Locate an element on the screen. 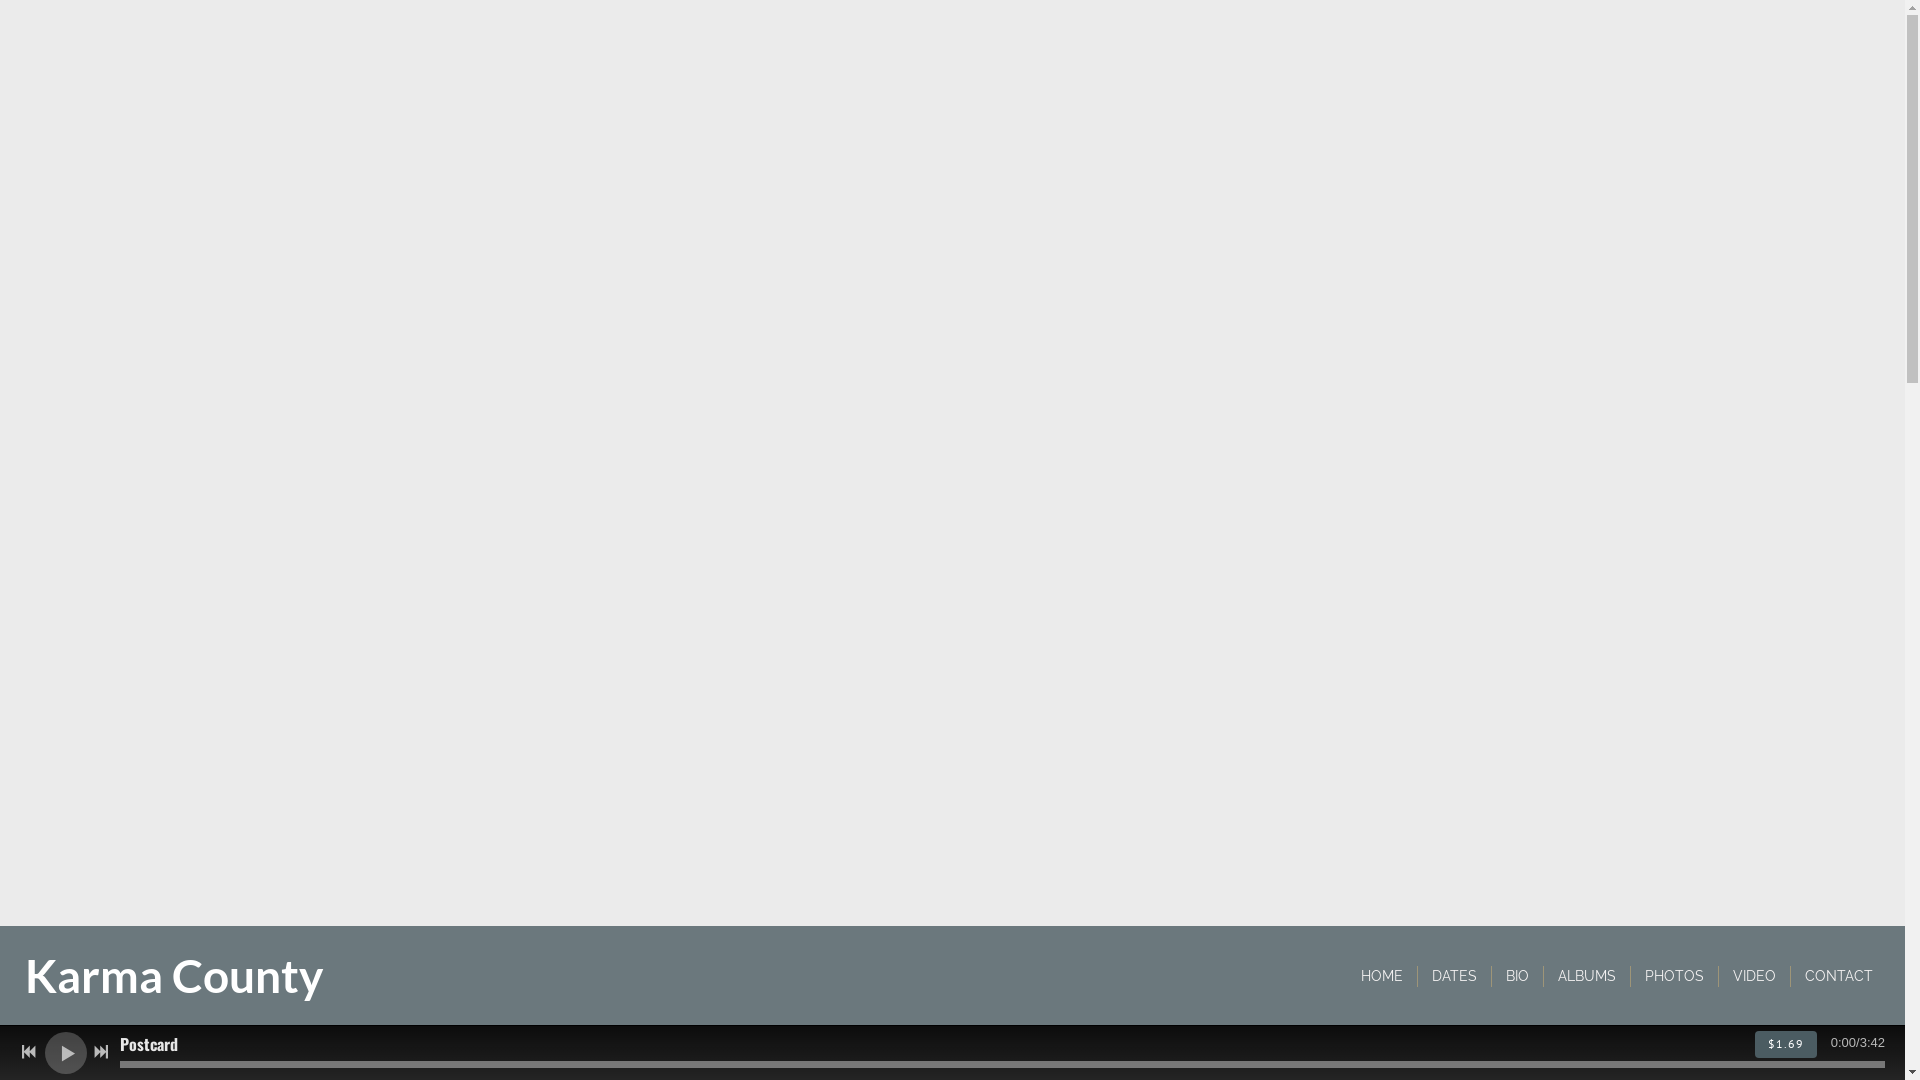  'CONTACT' is located at coordinates (1838, 975).